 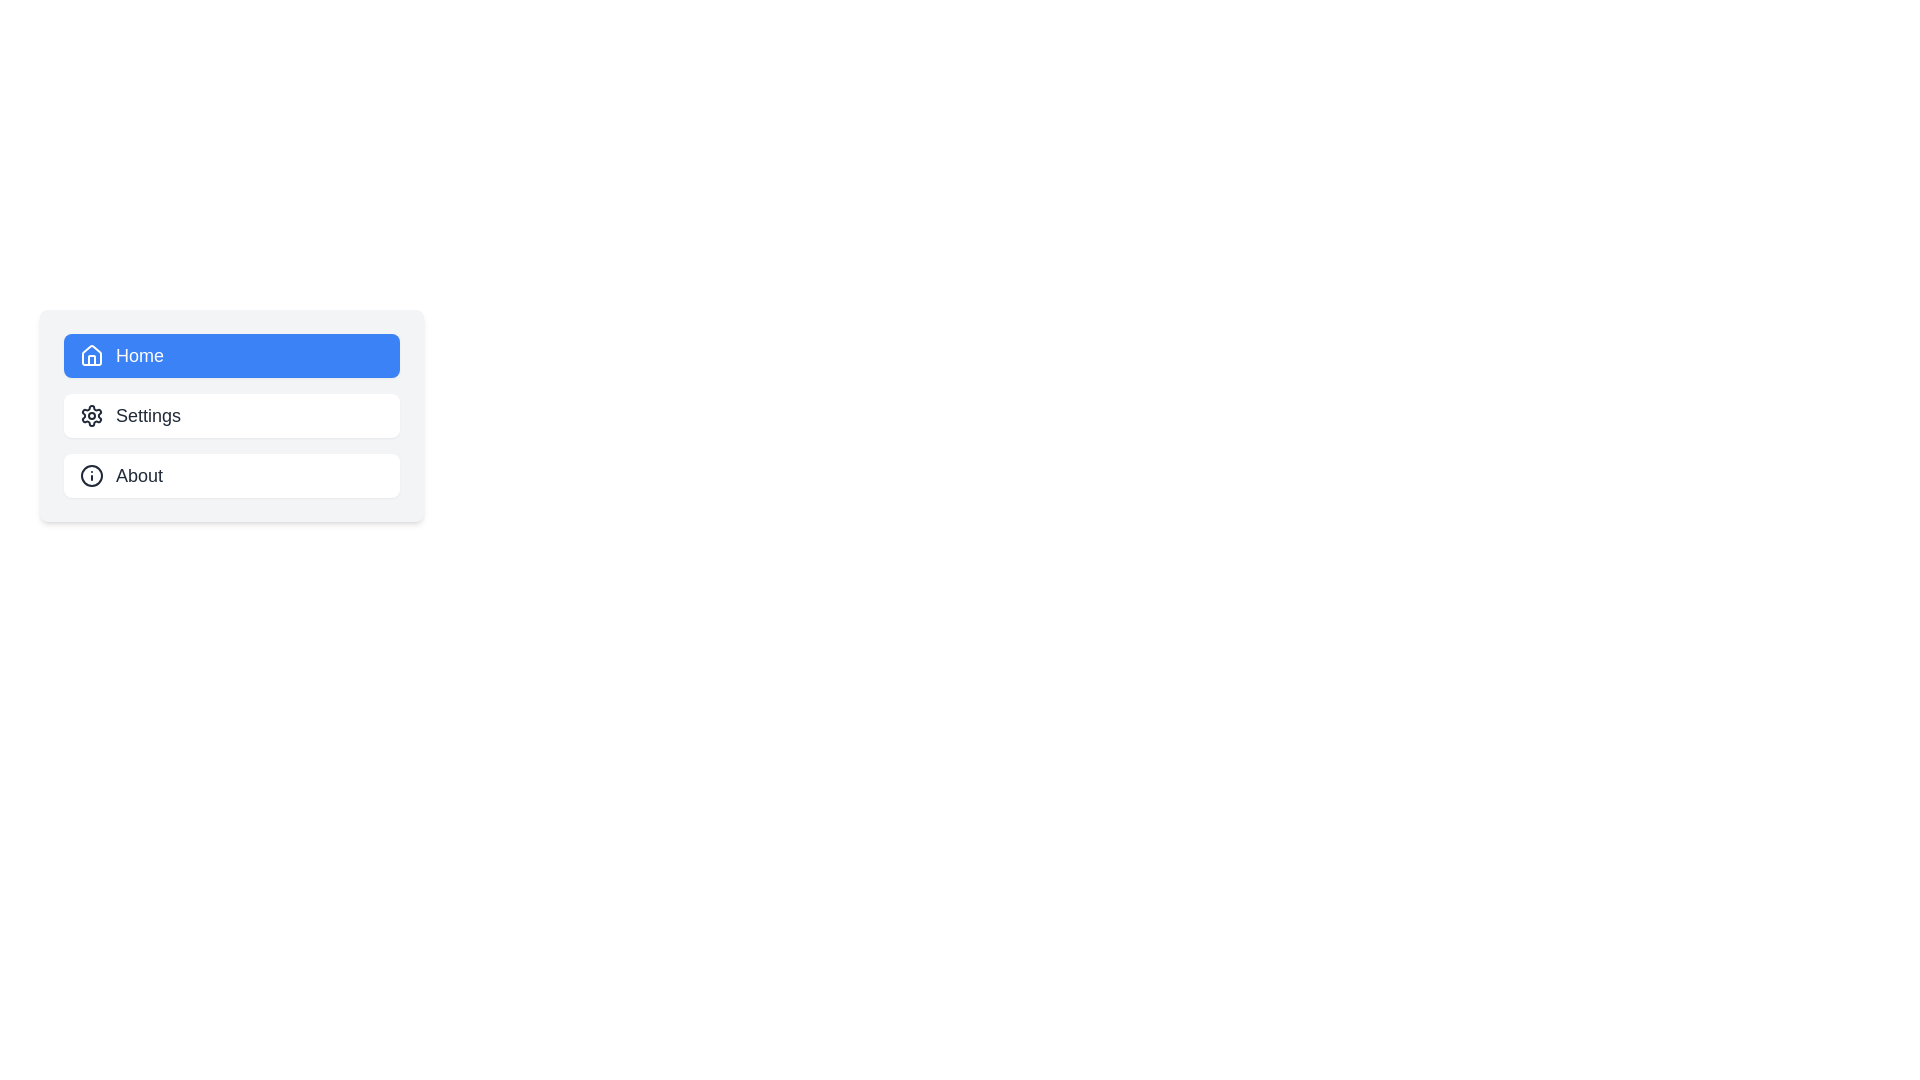 I want to click on the 'About' button, which is the last item in the list of navigation options, to trigger a visual change, so click(x=231, y=475).